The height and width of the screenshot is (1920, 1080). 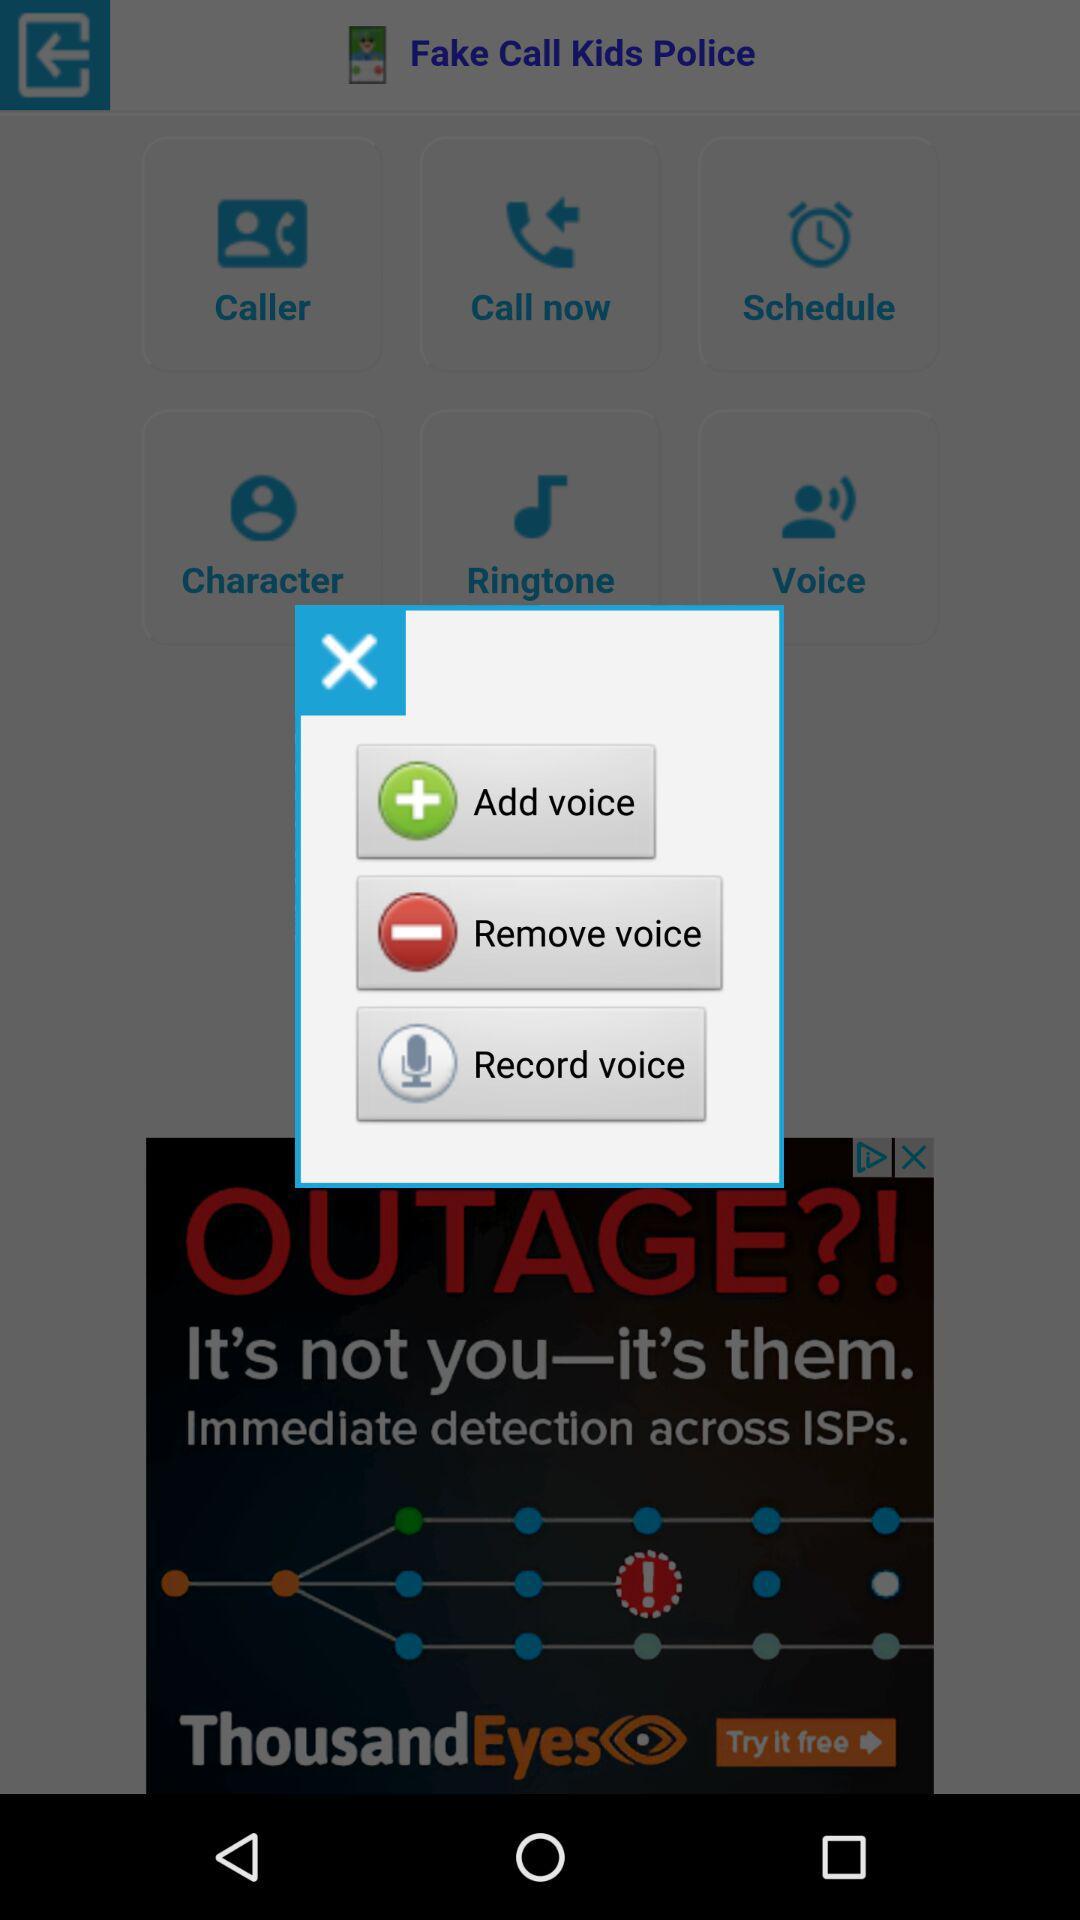 What do you see at coordinates (540, 937) in the screenshot?
I see `remove voice button` at bounding box center [540, 937].